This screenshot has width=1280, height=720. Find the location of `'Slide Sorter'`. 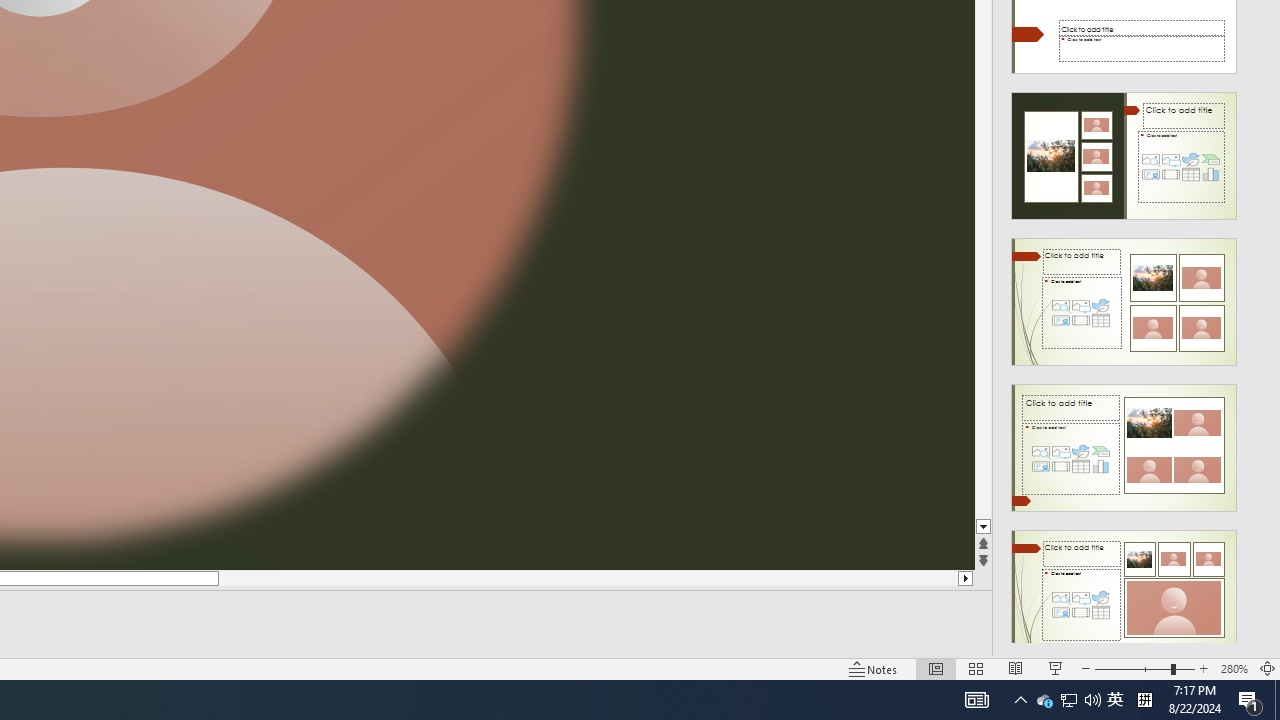

'Slide Sorter' is located at coordinates (976, 669).